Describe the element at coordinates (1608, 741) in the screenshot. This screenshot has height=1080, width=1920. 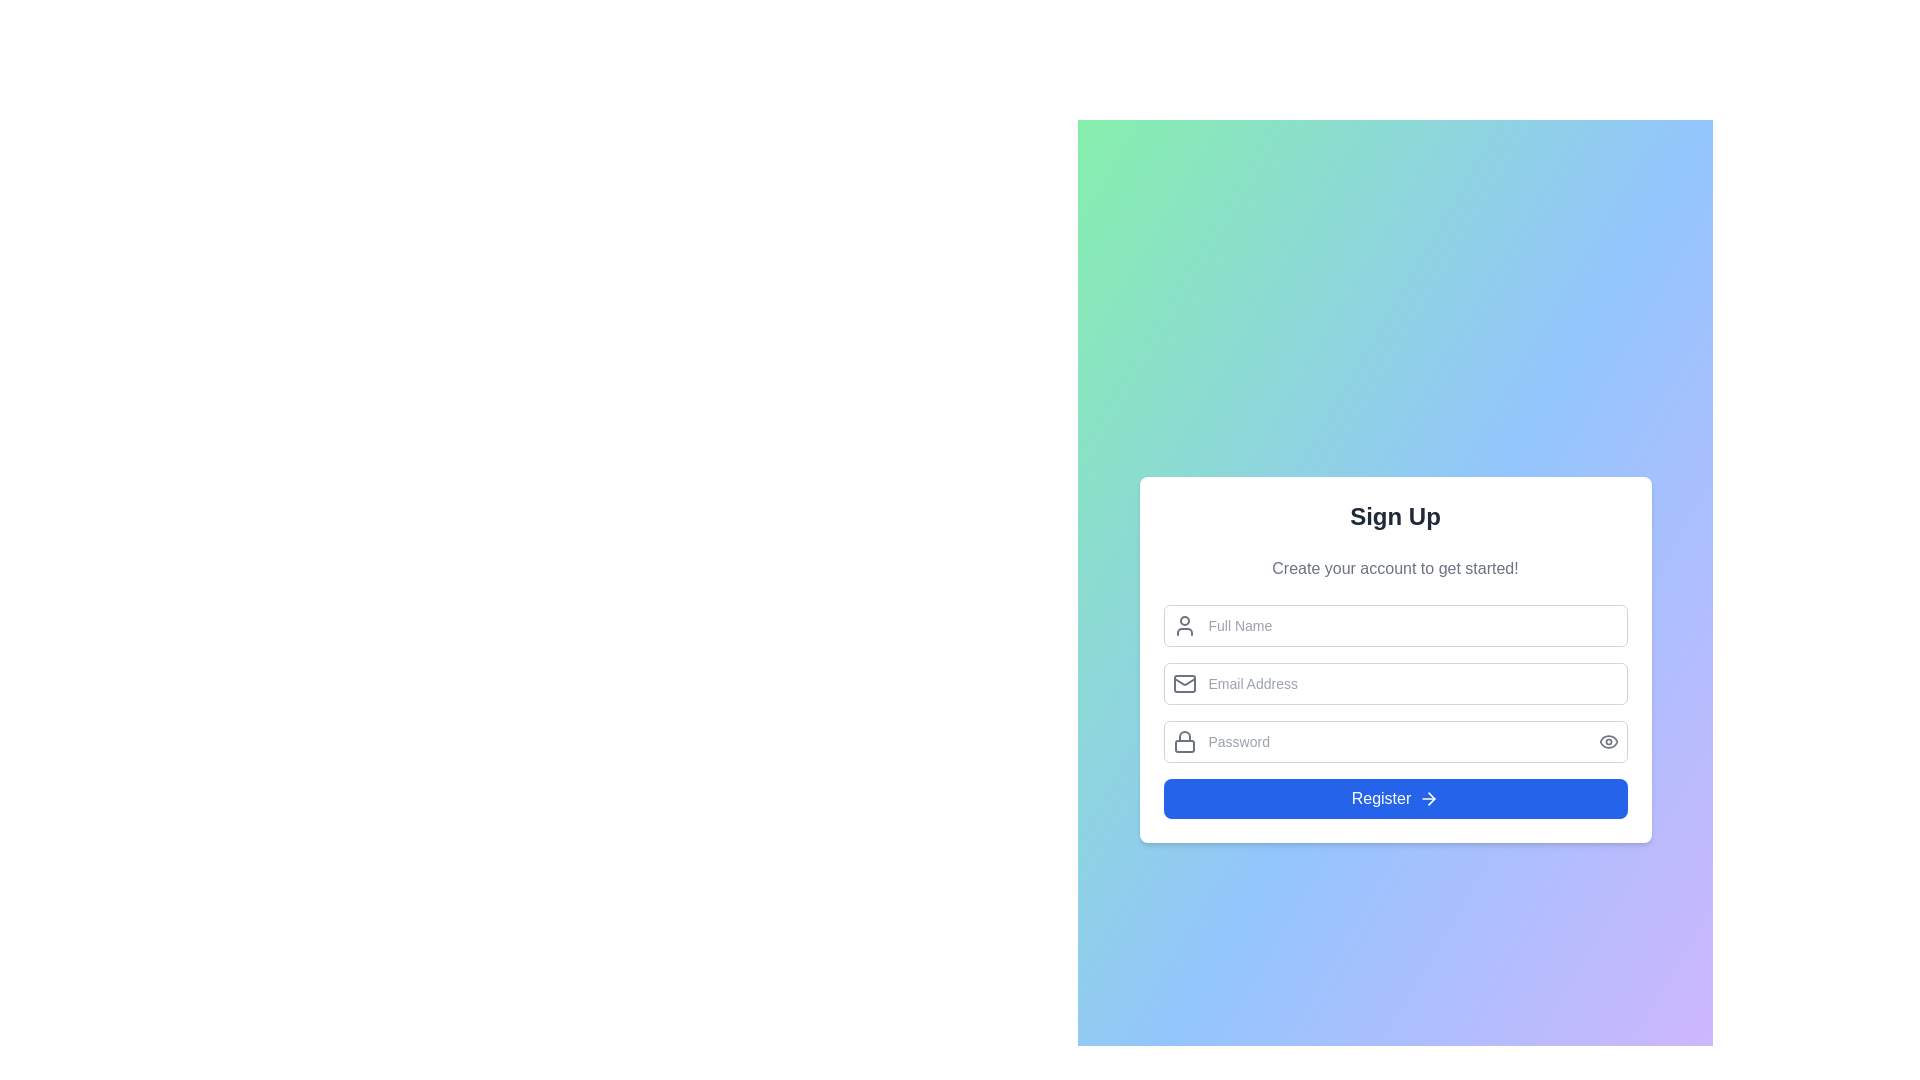
I see `the button located to the right of the password input field` at that location.